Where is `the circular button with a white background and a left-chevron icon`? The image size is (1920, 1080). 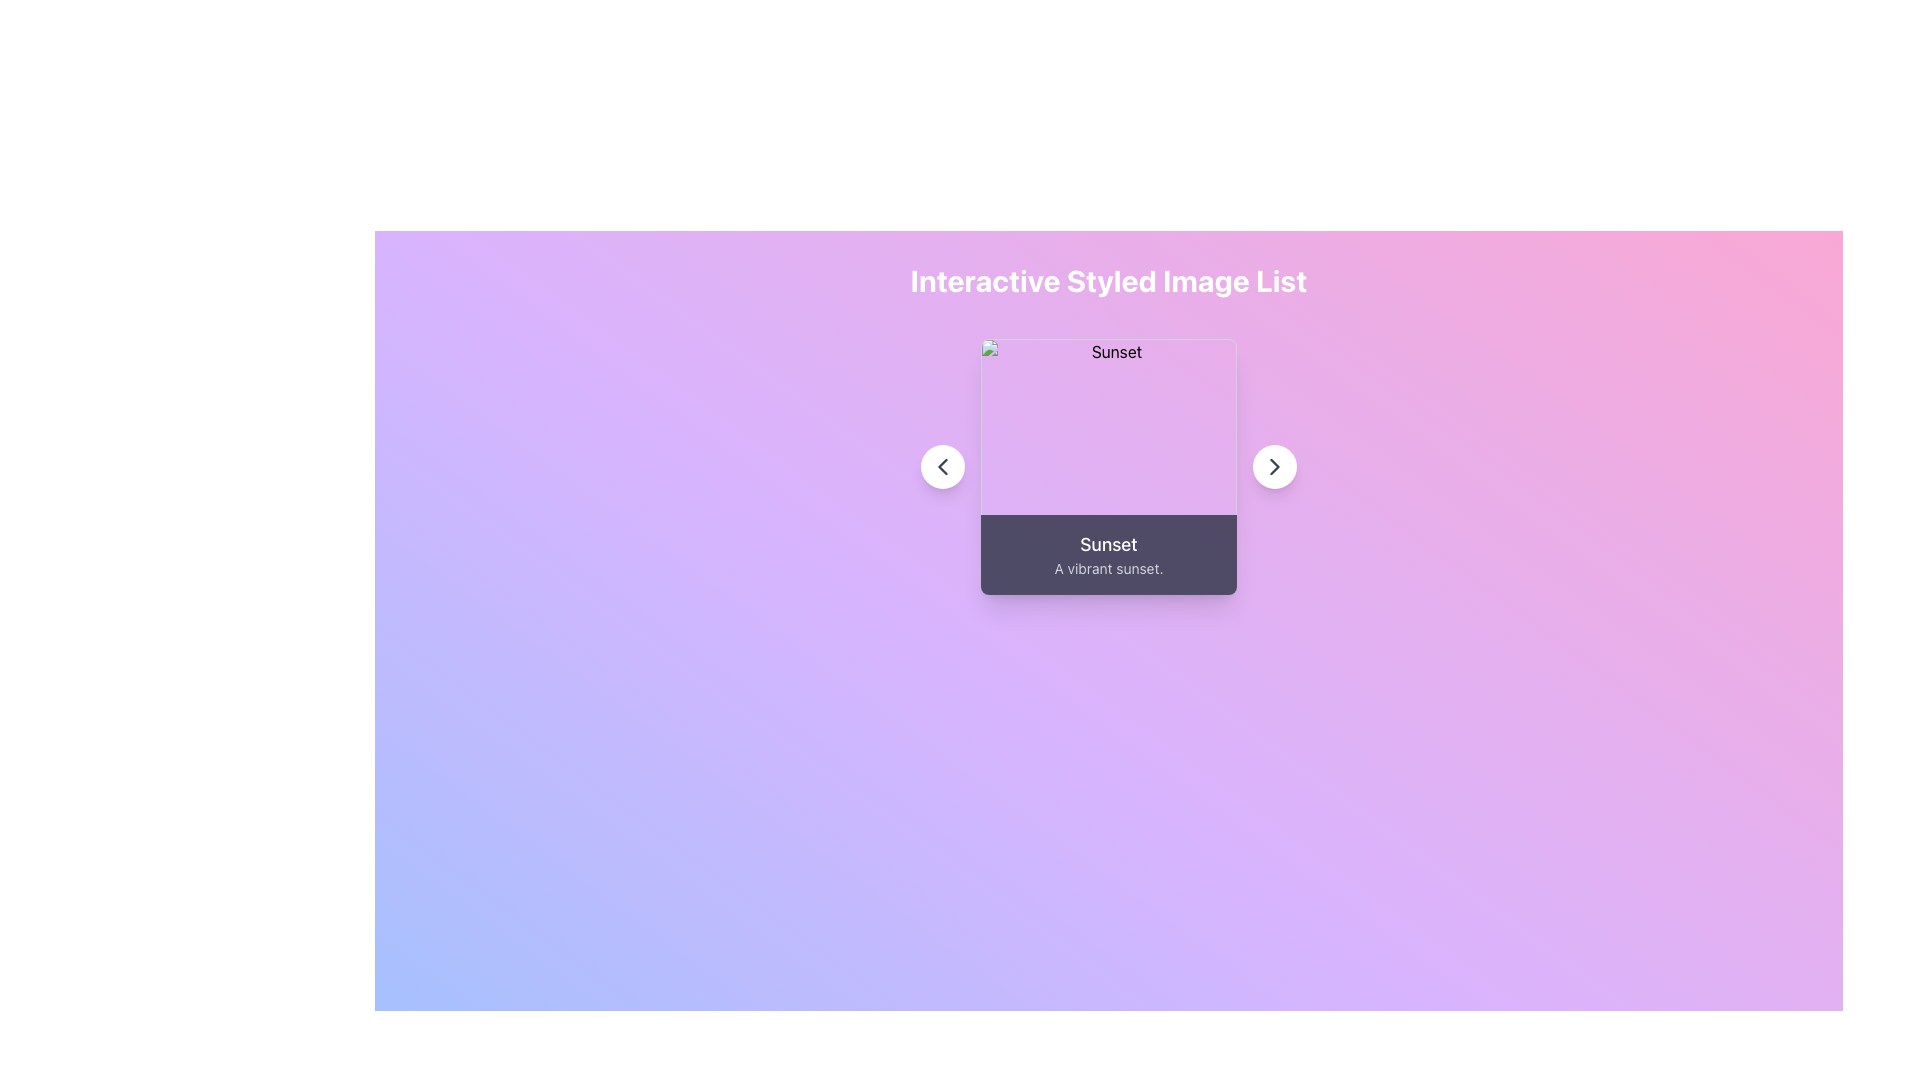
the circular button with a white background and a left-chevron icon is located at coordinates (941, 466).